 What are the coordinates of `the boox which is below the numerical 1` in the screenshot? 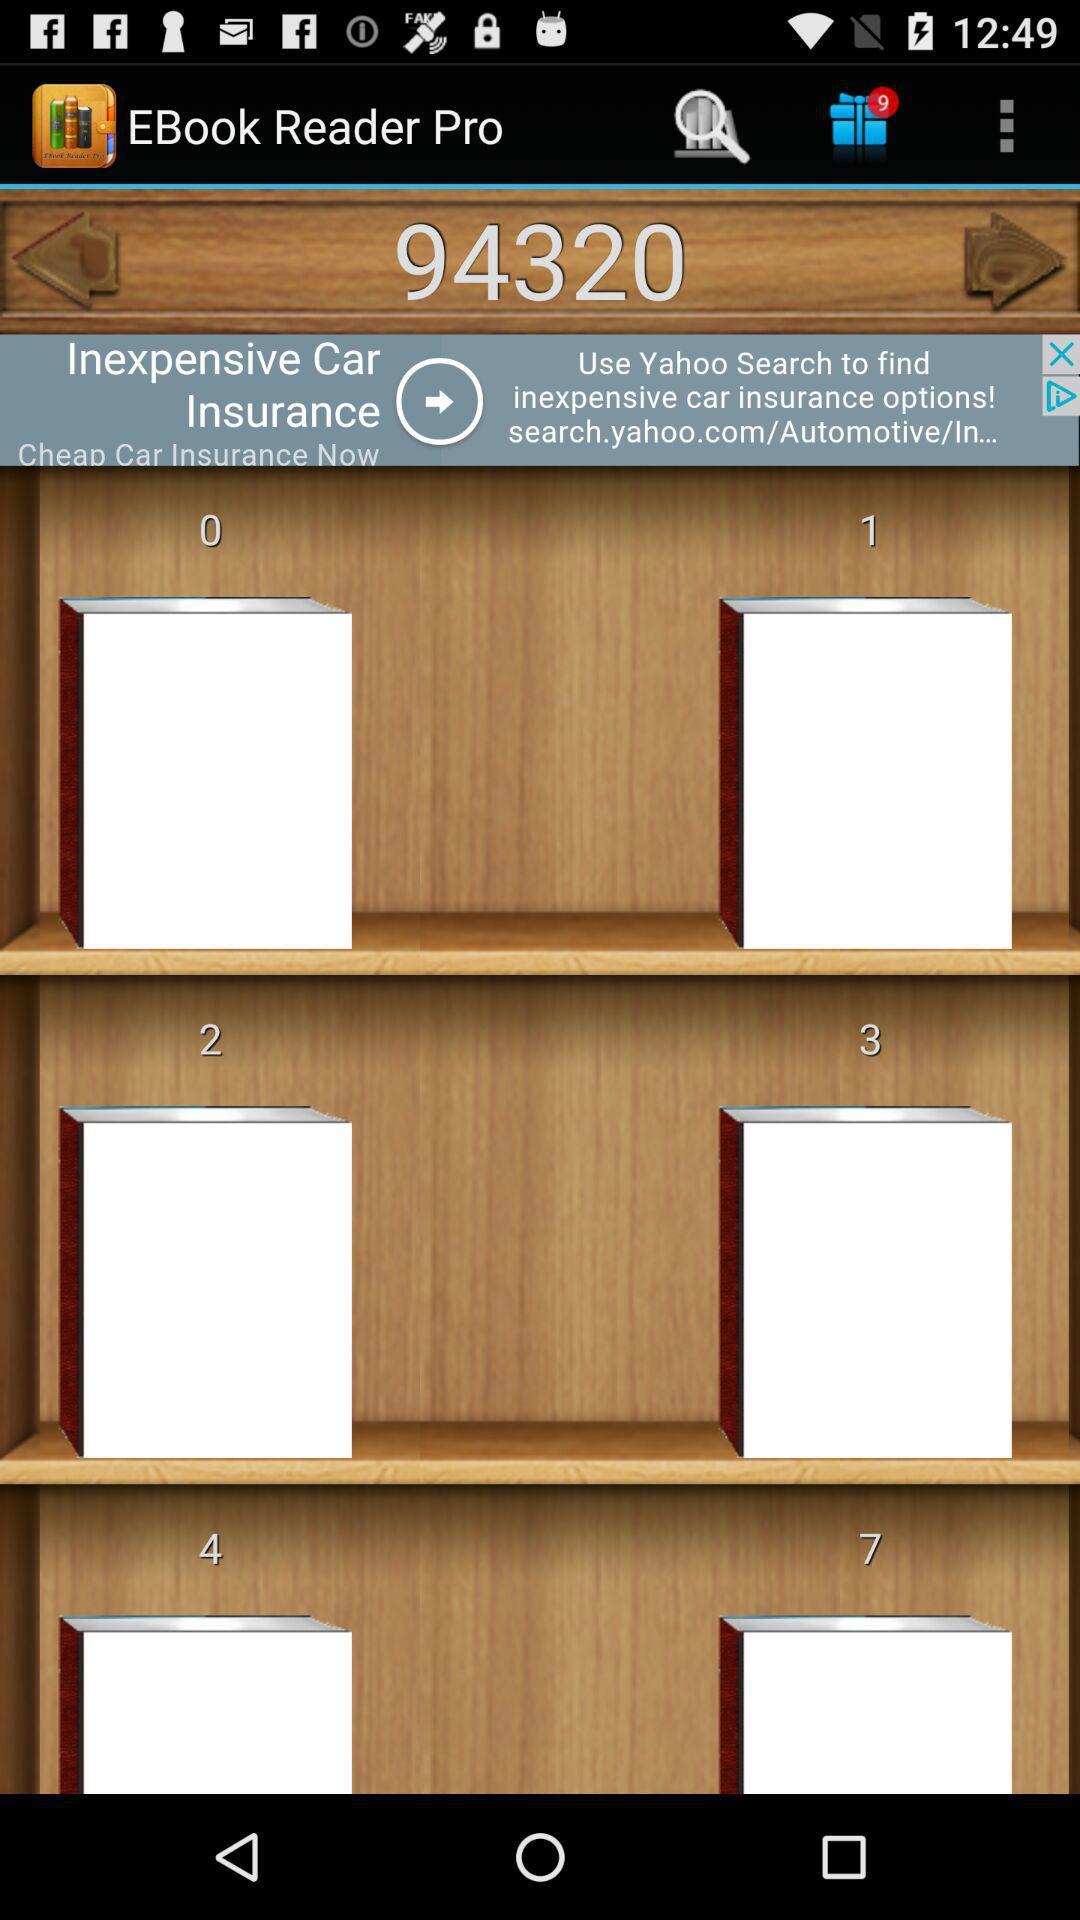 It's located at (836, 771).